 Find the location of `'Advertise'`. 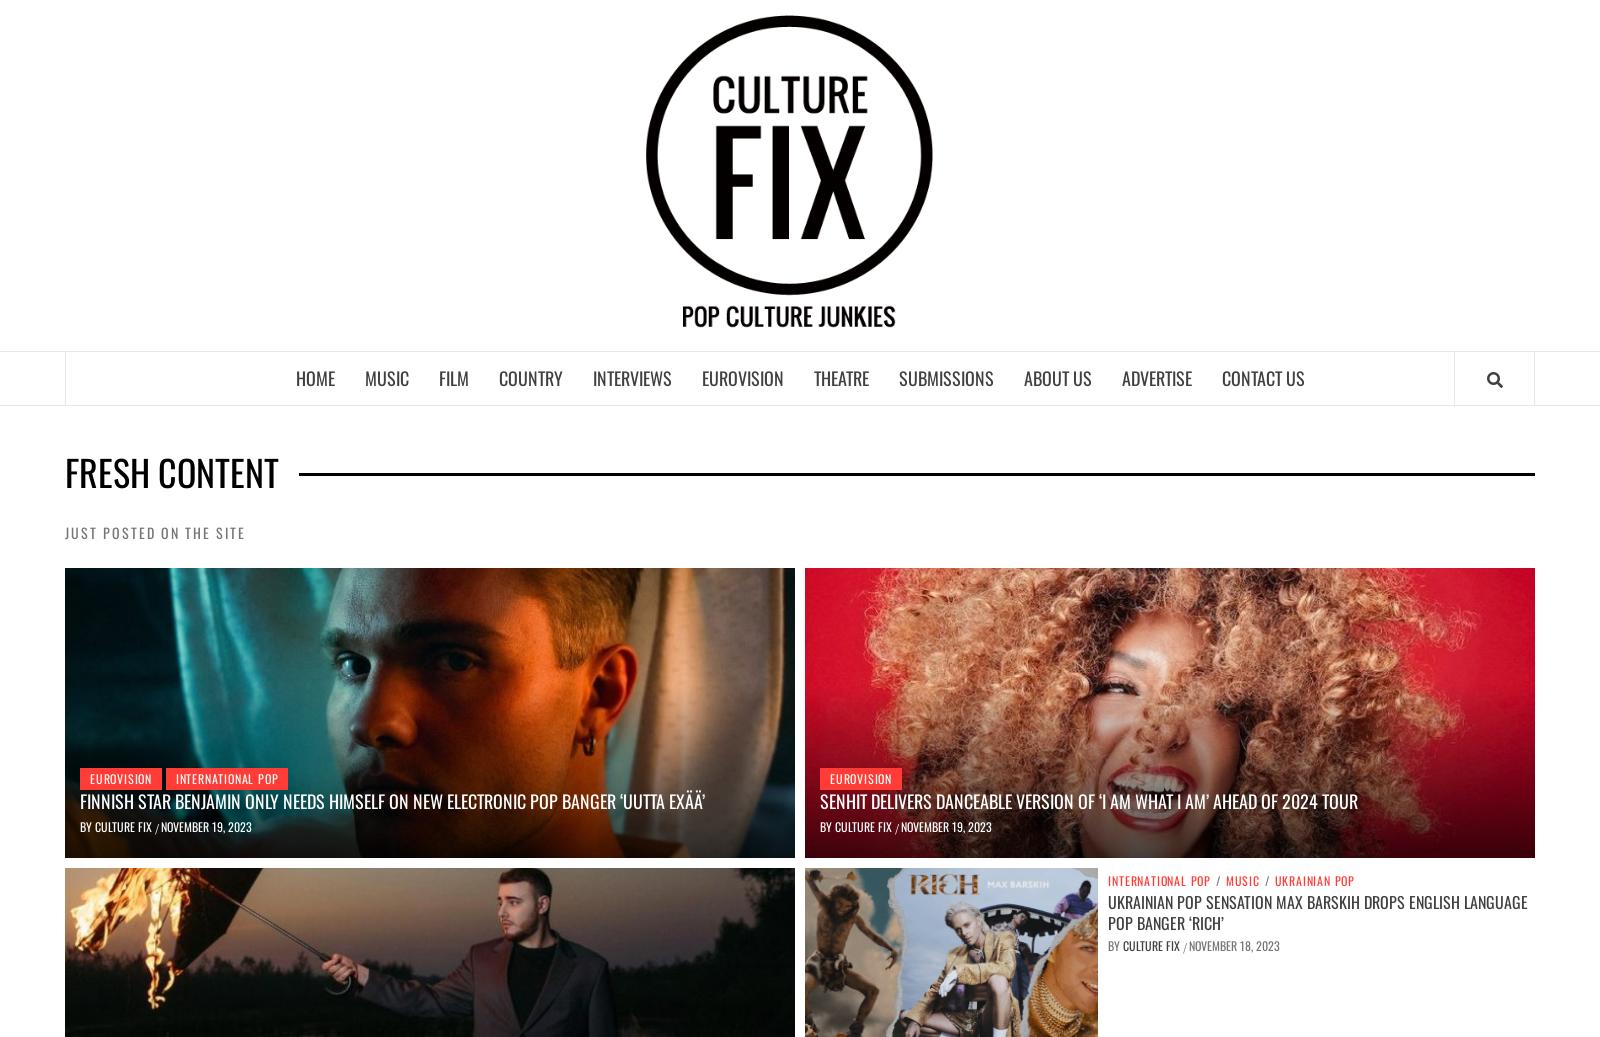

'Advertise' is located at coordinates (1120, 376).